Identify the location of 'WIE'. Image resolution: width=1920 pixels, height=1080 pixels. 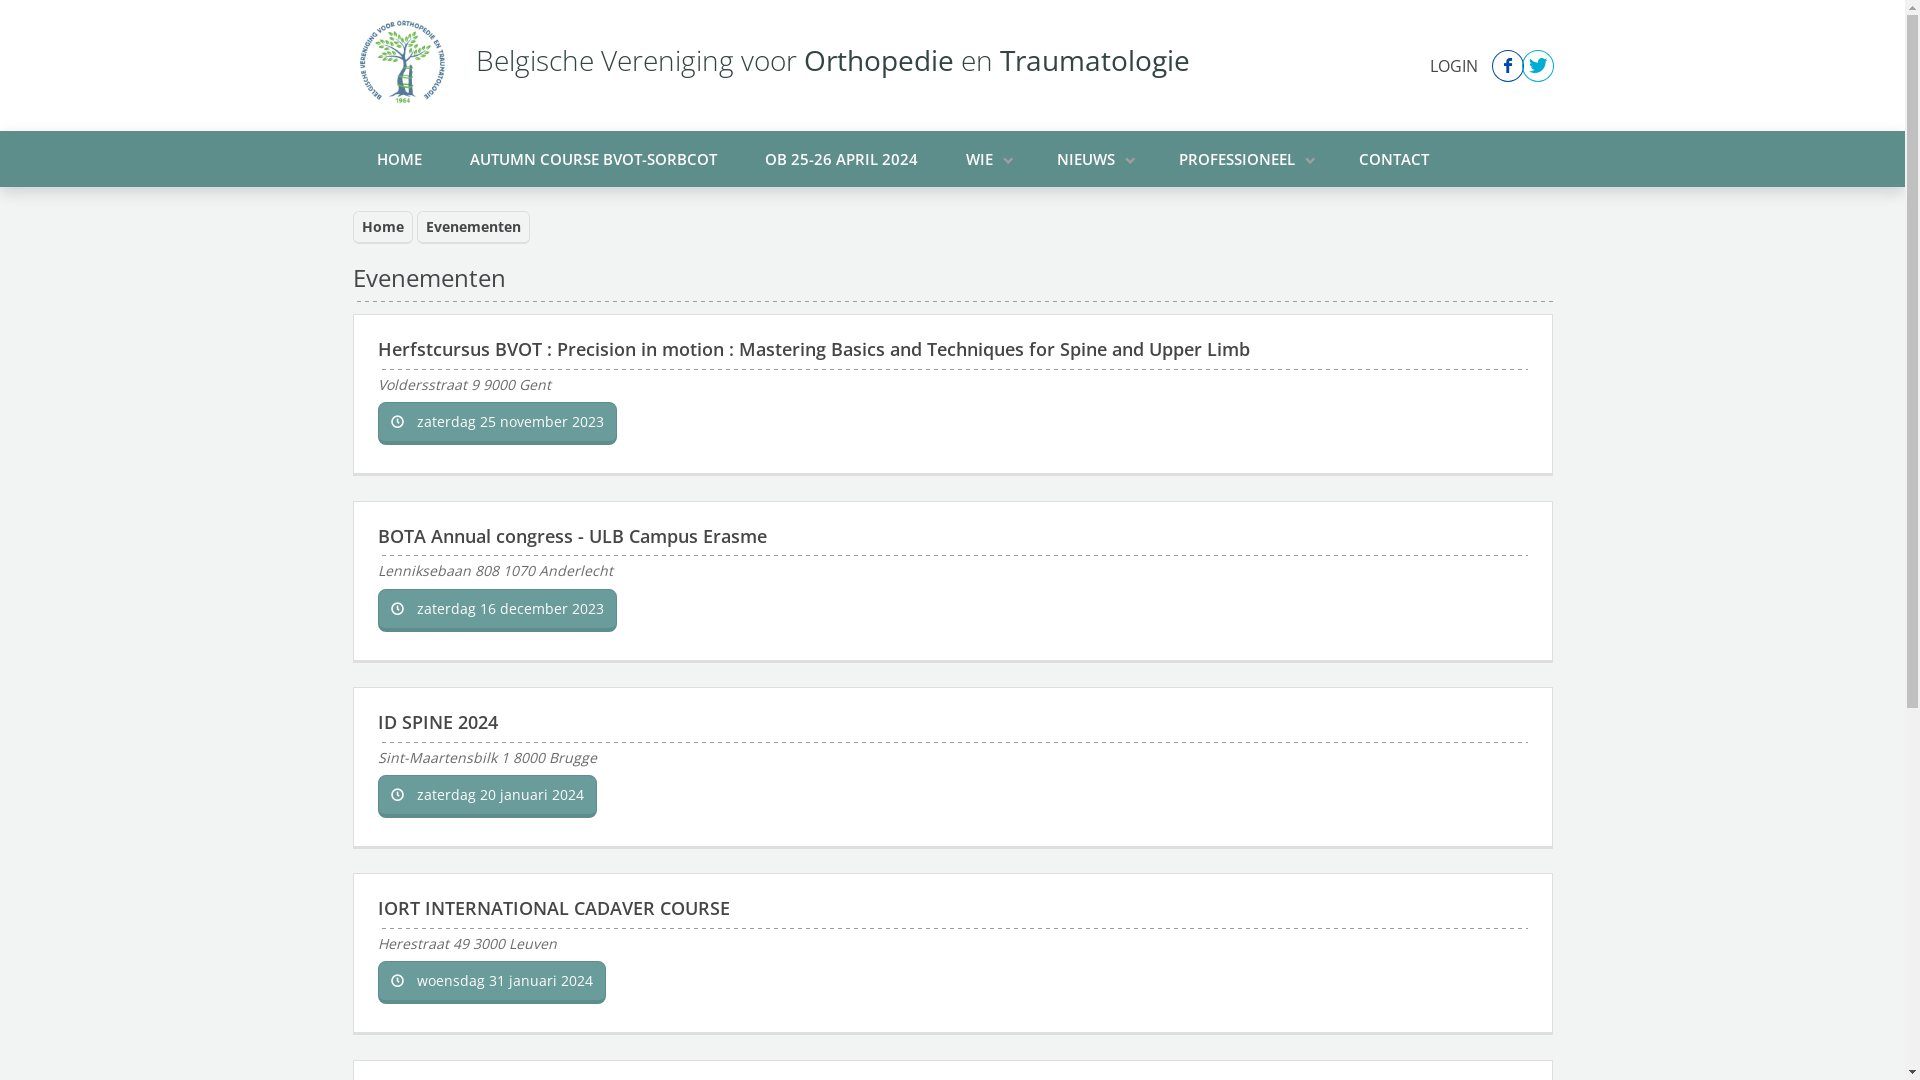
(987, 157).